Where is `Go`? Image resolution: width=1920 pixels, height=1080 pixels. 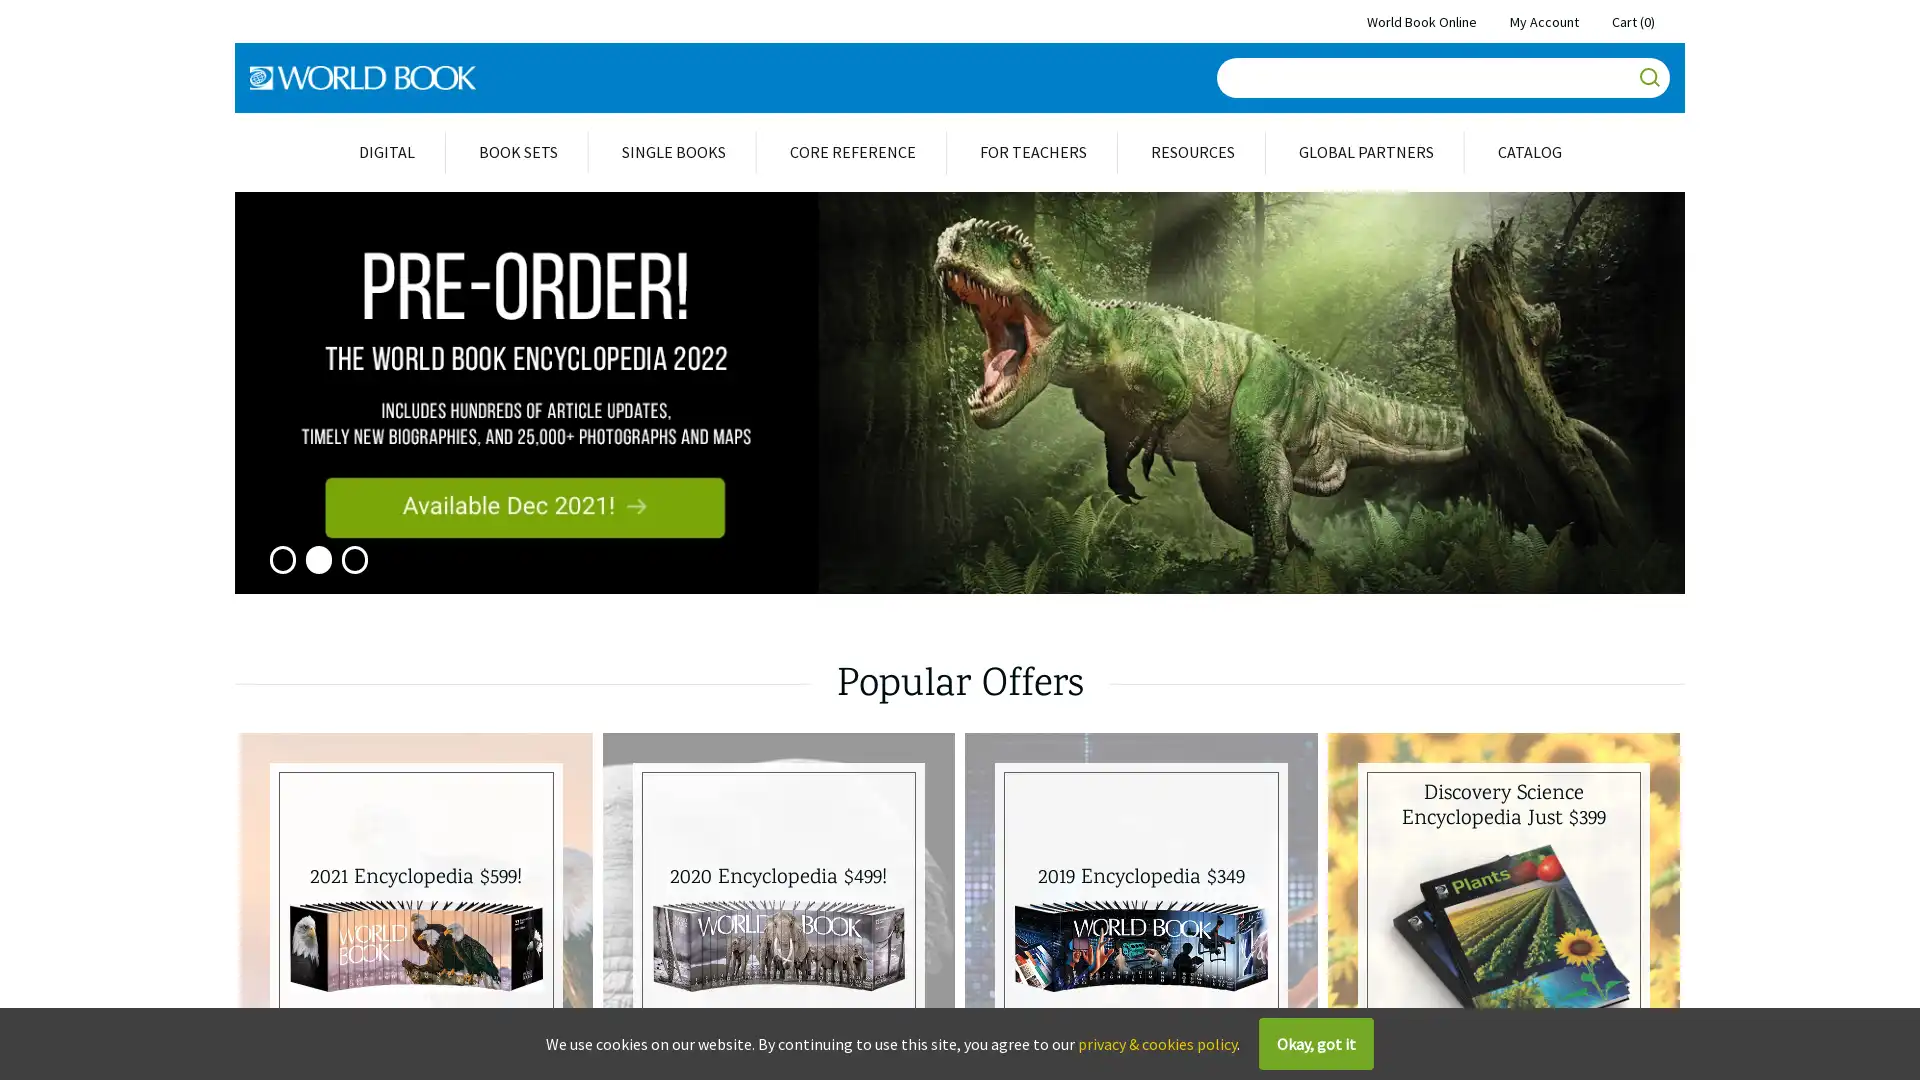 Go is located at coordinates (1649, 76).